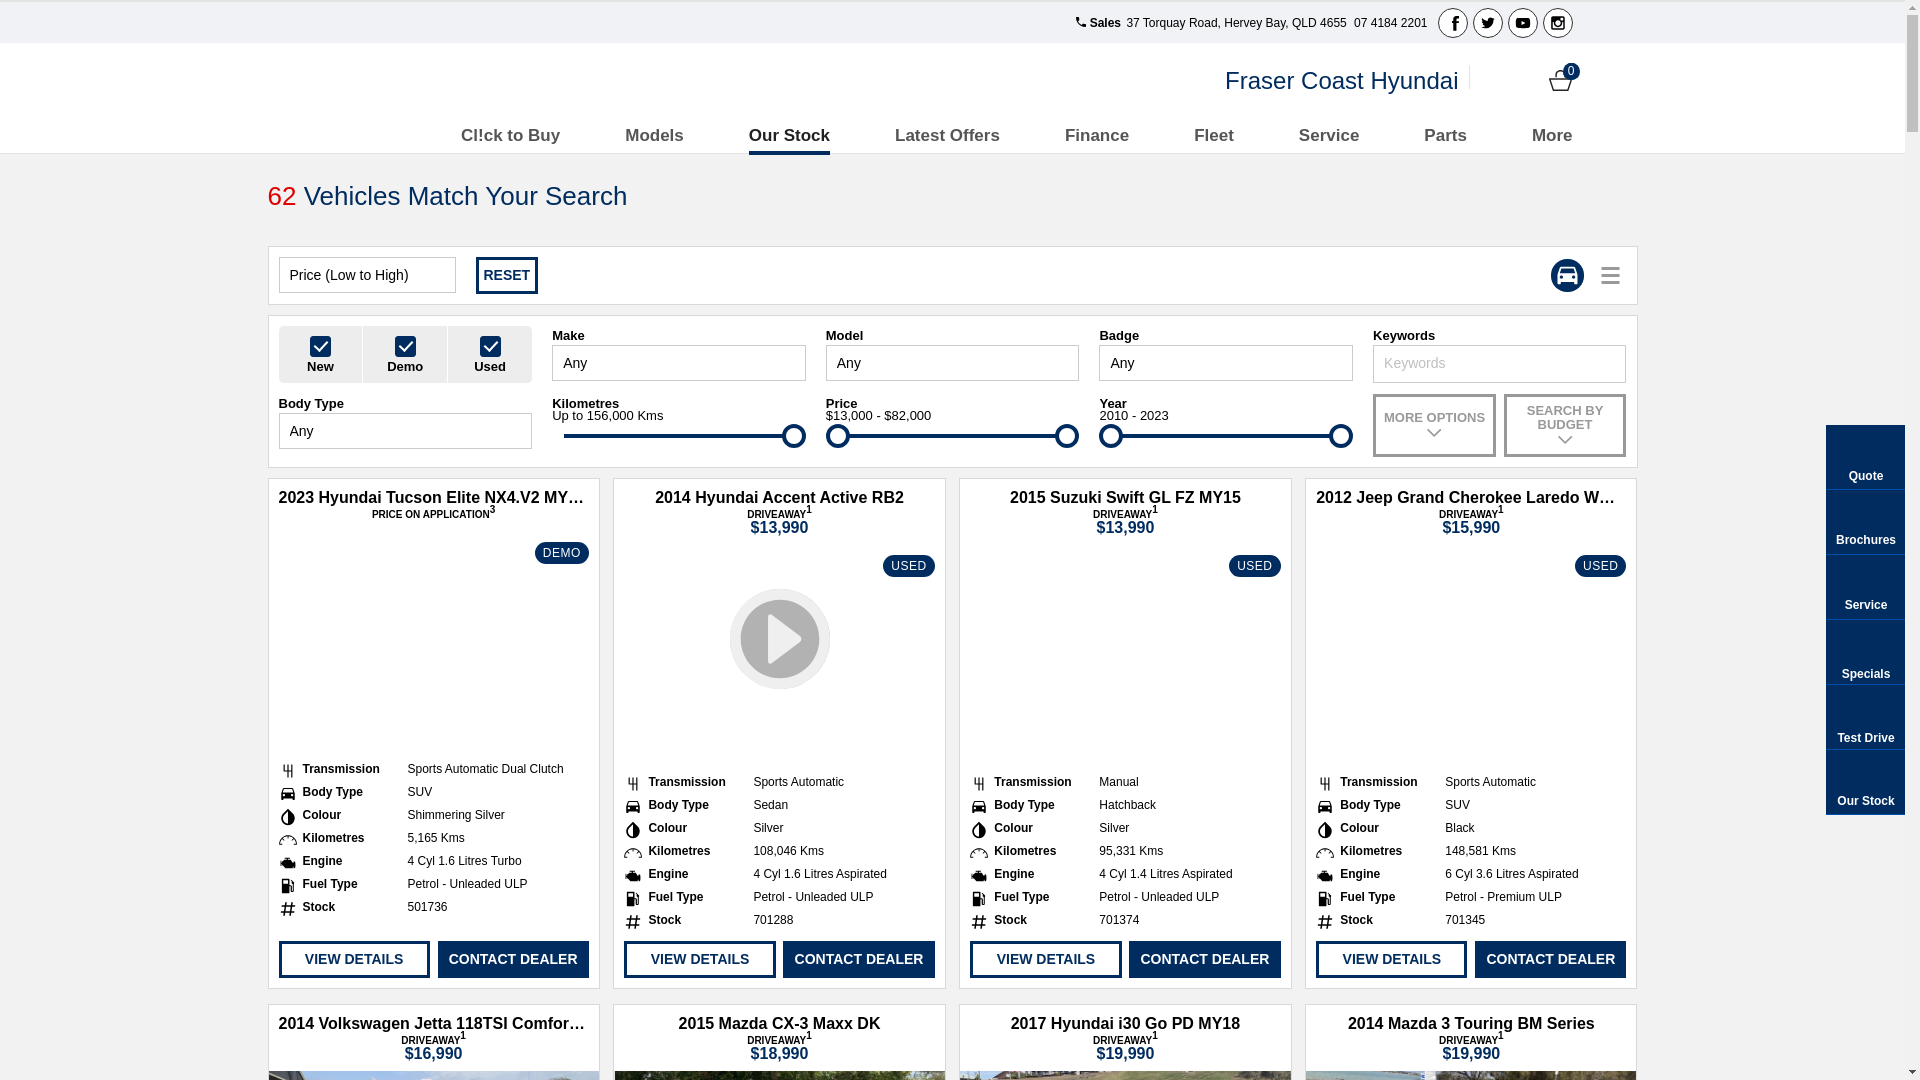 This screenshot has height=1080, width=1920. Describe the element at coordinates (1388, 23) in the screenshot. I see `'07 4184 2201'` at that location.